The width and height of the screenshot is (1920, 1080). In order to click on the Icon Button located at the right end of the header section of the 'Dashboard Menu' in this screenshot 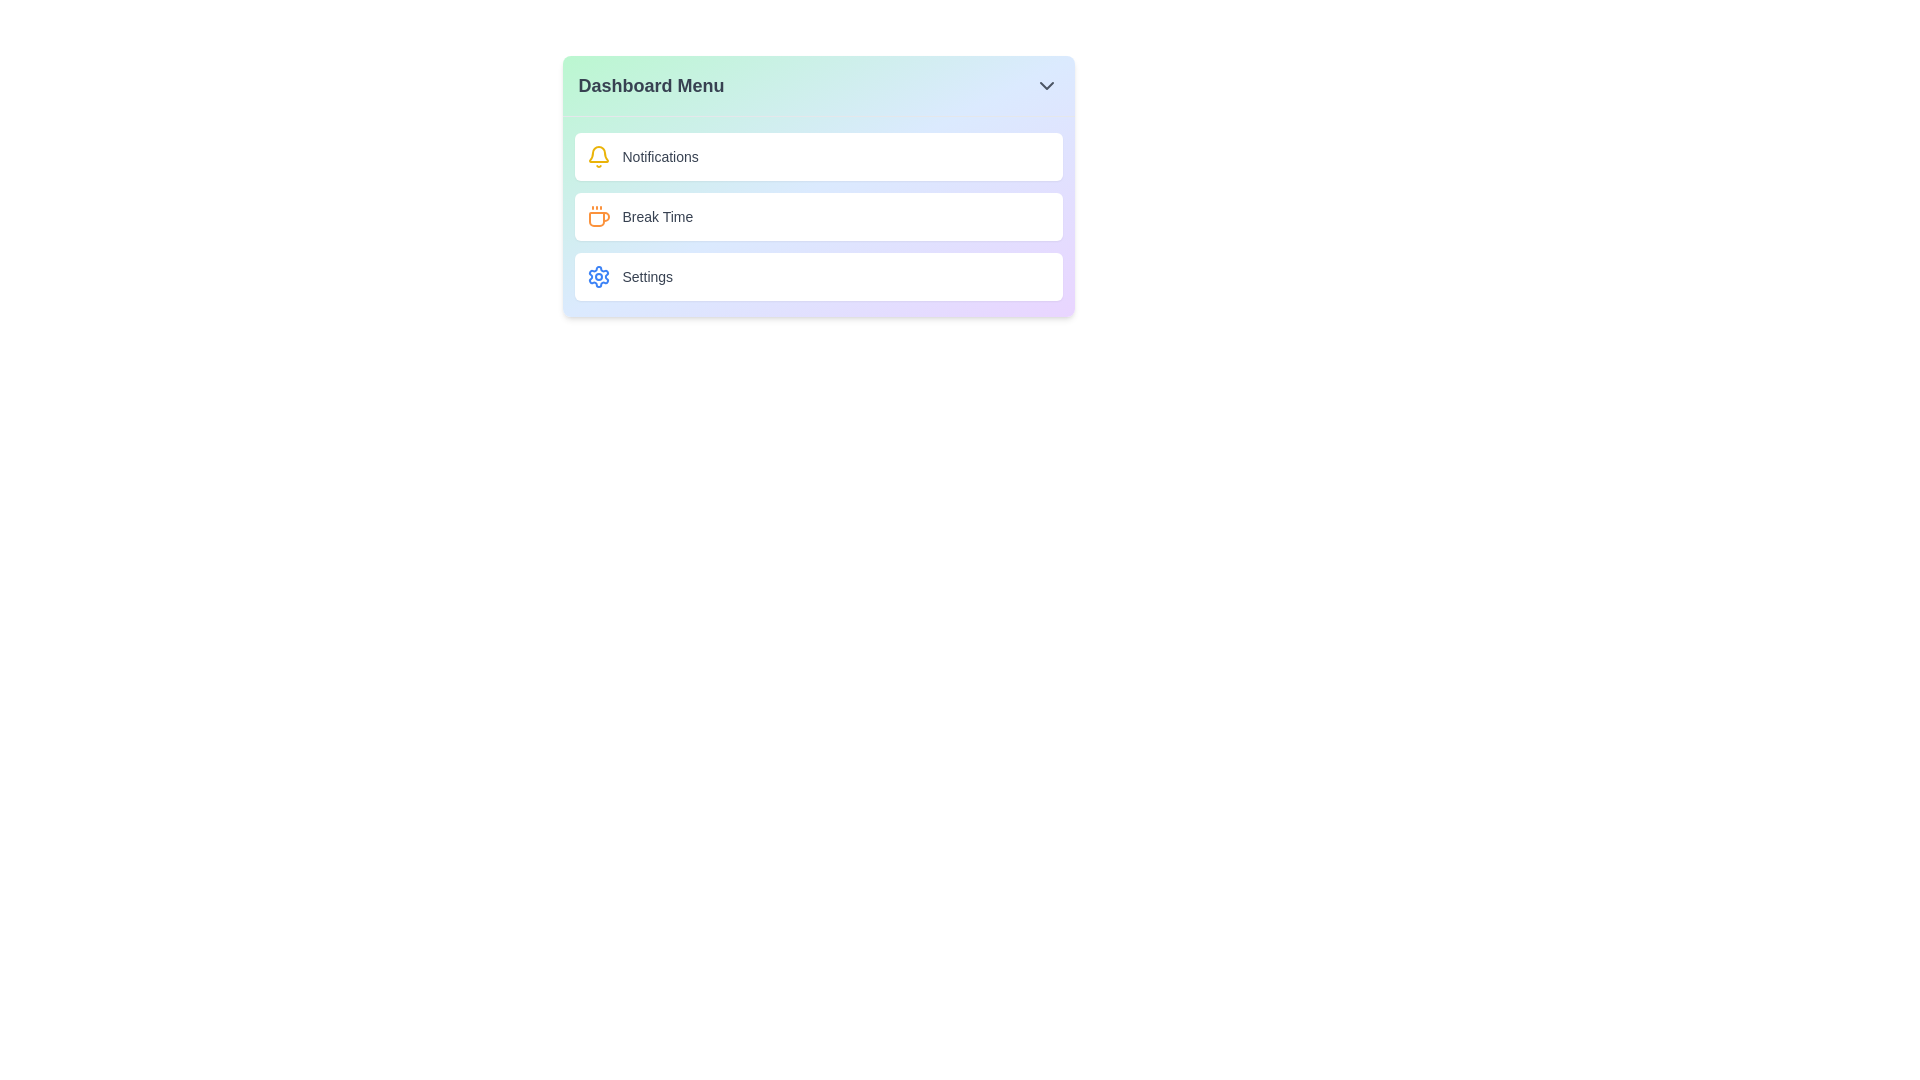, I will do `click(1045, 84)`.